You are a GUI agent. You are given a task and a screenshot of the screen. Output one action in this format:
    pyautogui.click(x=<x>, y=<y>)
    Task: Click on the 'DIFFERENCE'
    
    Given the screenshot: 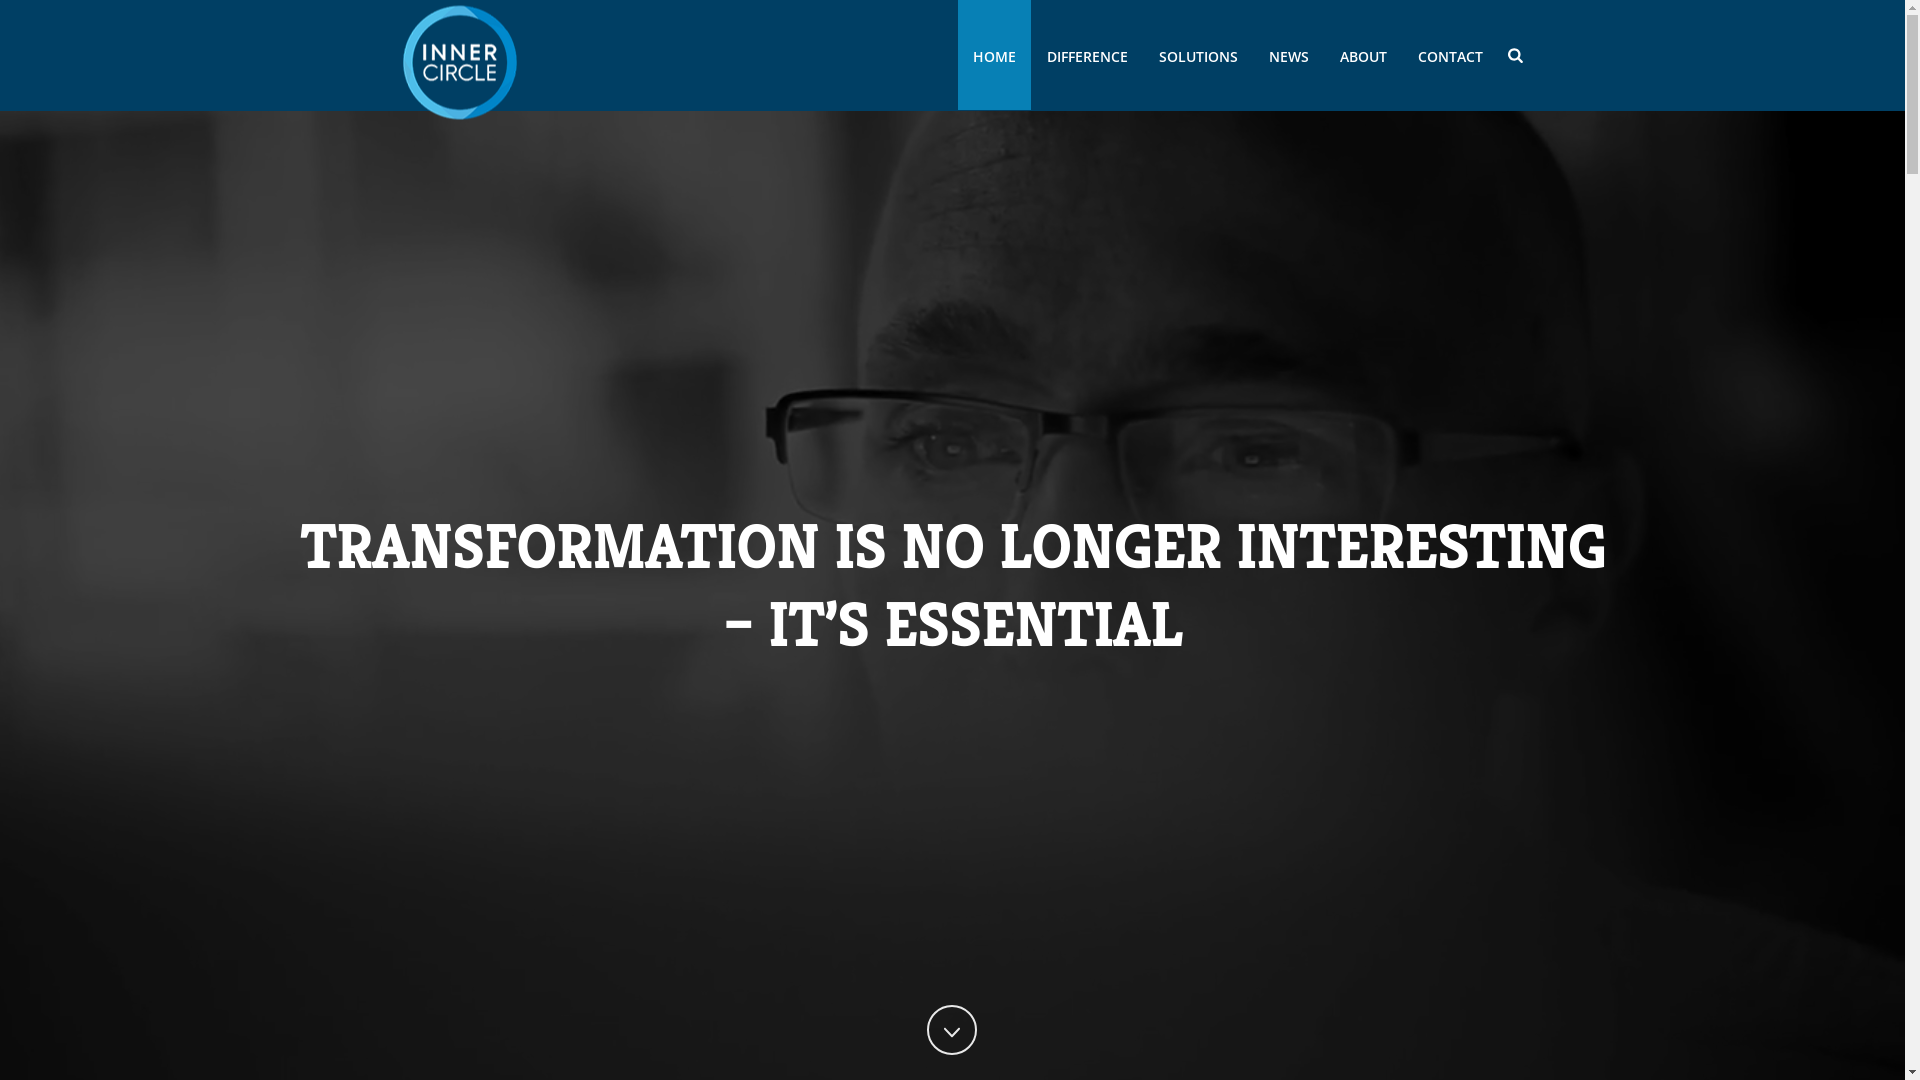 What is the action you would take?
    pyautogui.click(x=1086, y=53)
    